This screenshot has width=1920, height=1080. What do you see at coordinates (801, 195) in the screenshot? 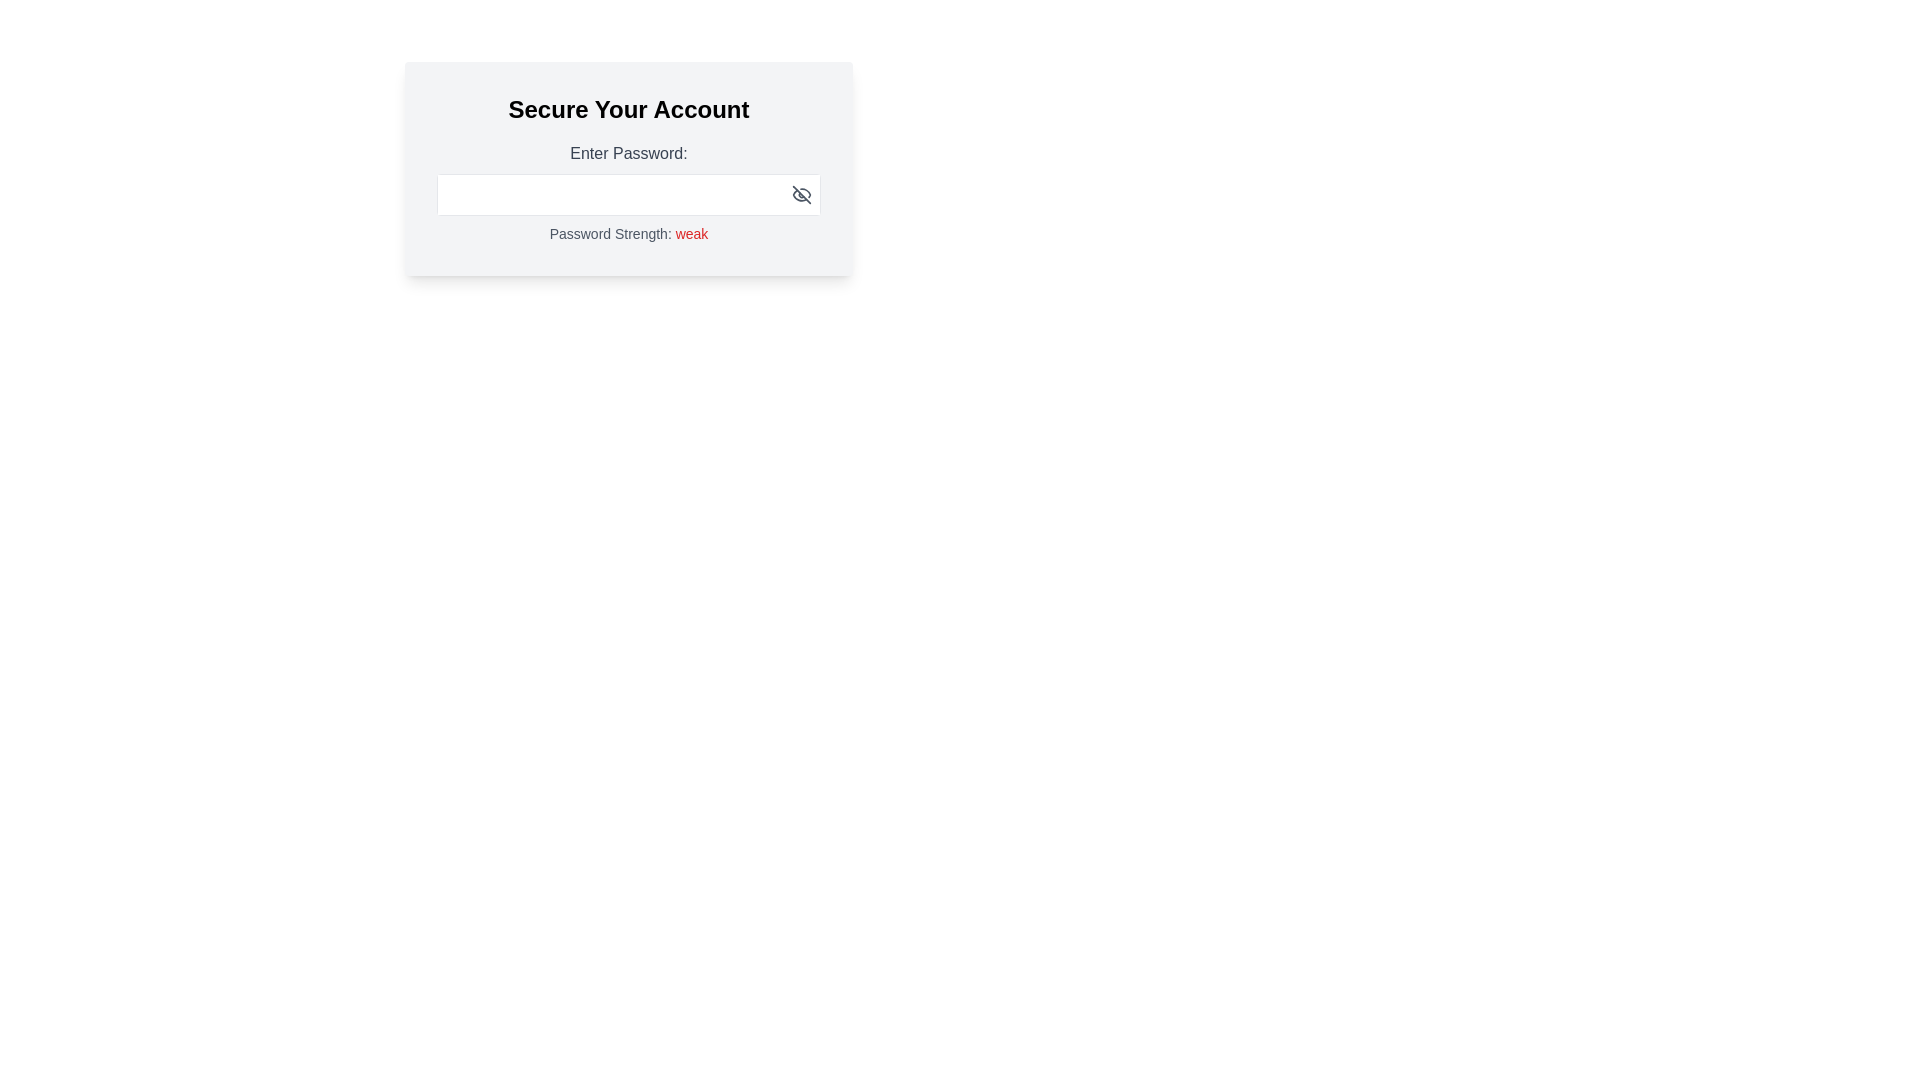
I see `the button with an eye-off icon located at the far right of the password input field` at bounding box center [801, 195].